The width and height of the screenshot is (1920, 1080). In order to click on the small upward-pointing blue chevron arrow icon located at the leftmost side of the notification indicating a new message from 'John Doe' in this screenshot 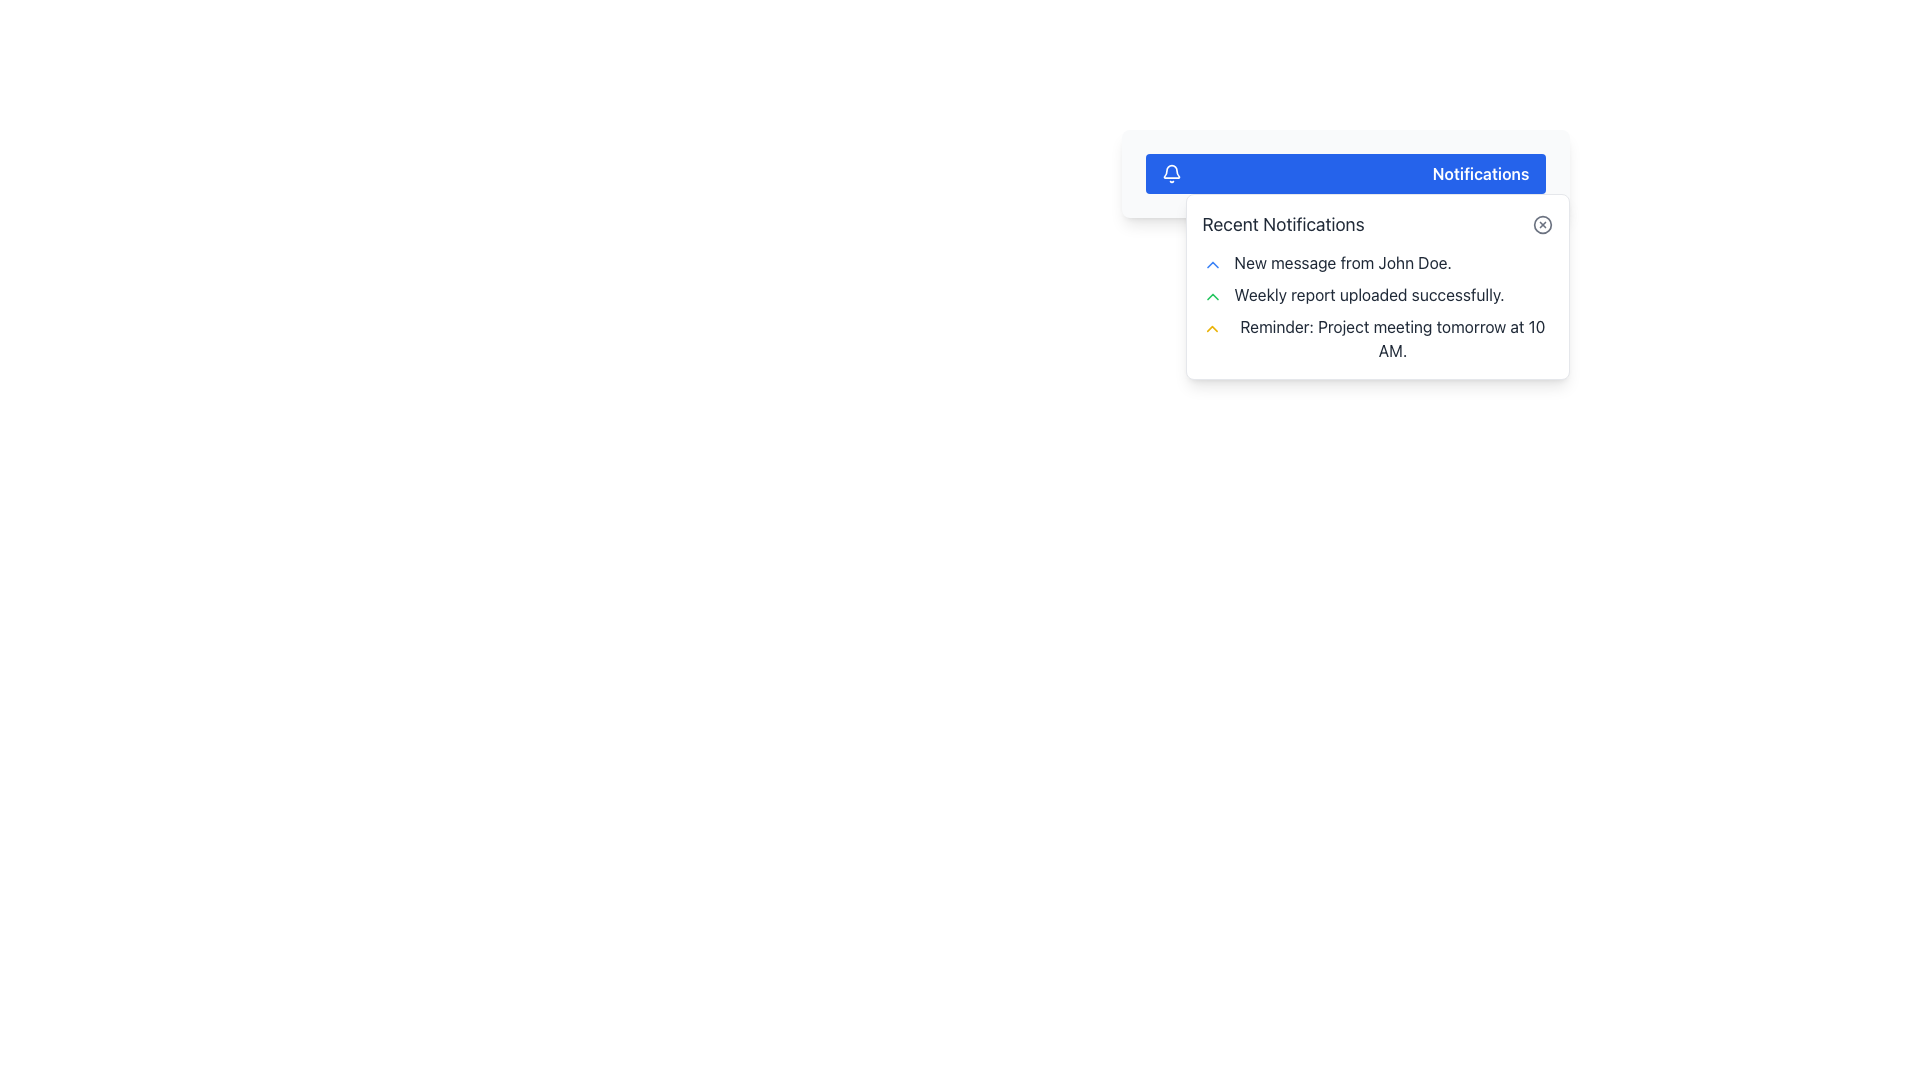, I will do `click(1211, 264)`.